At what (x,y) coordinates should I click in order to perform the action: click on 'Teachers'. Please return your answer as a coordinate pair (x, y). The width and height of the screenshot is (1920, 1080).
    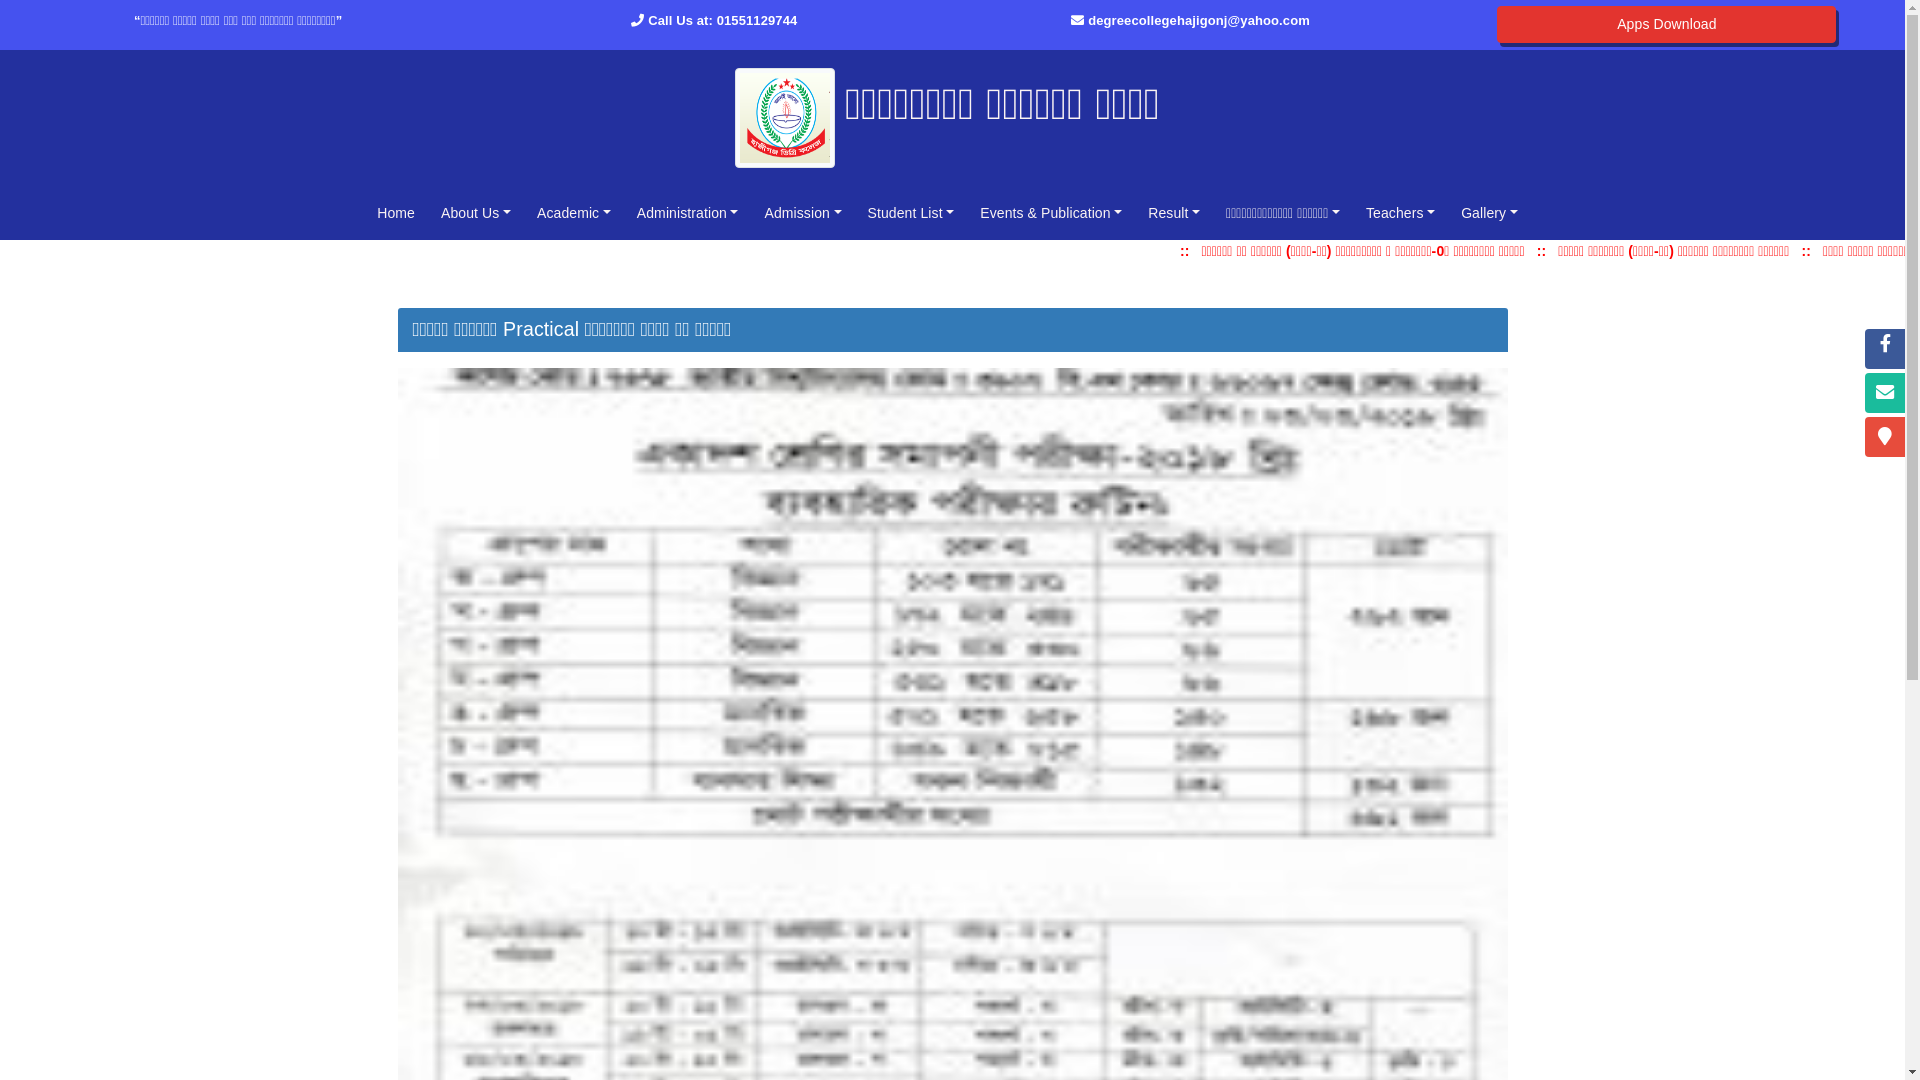
    Looking at the image, I should click on (1399, 212).